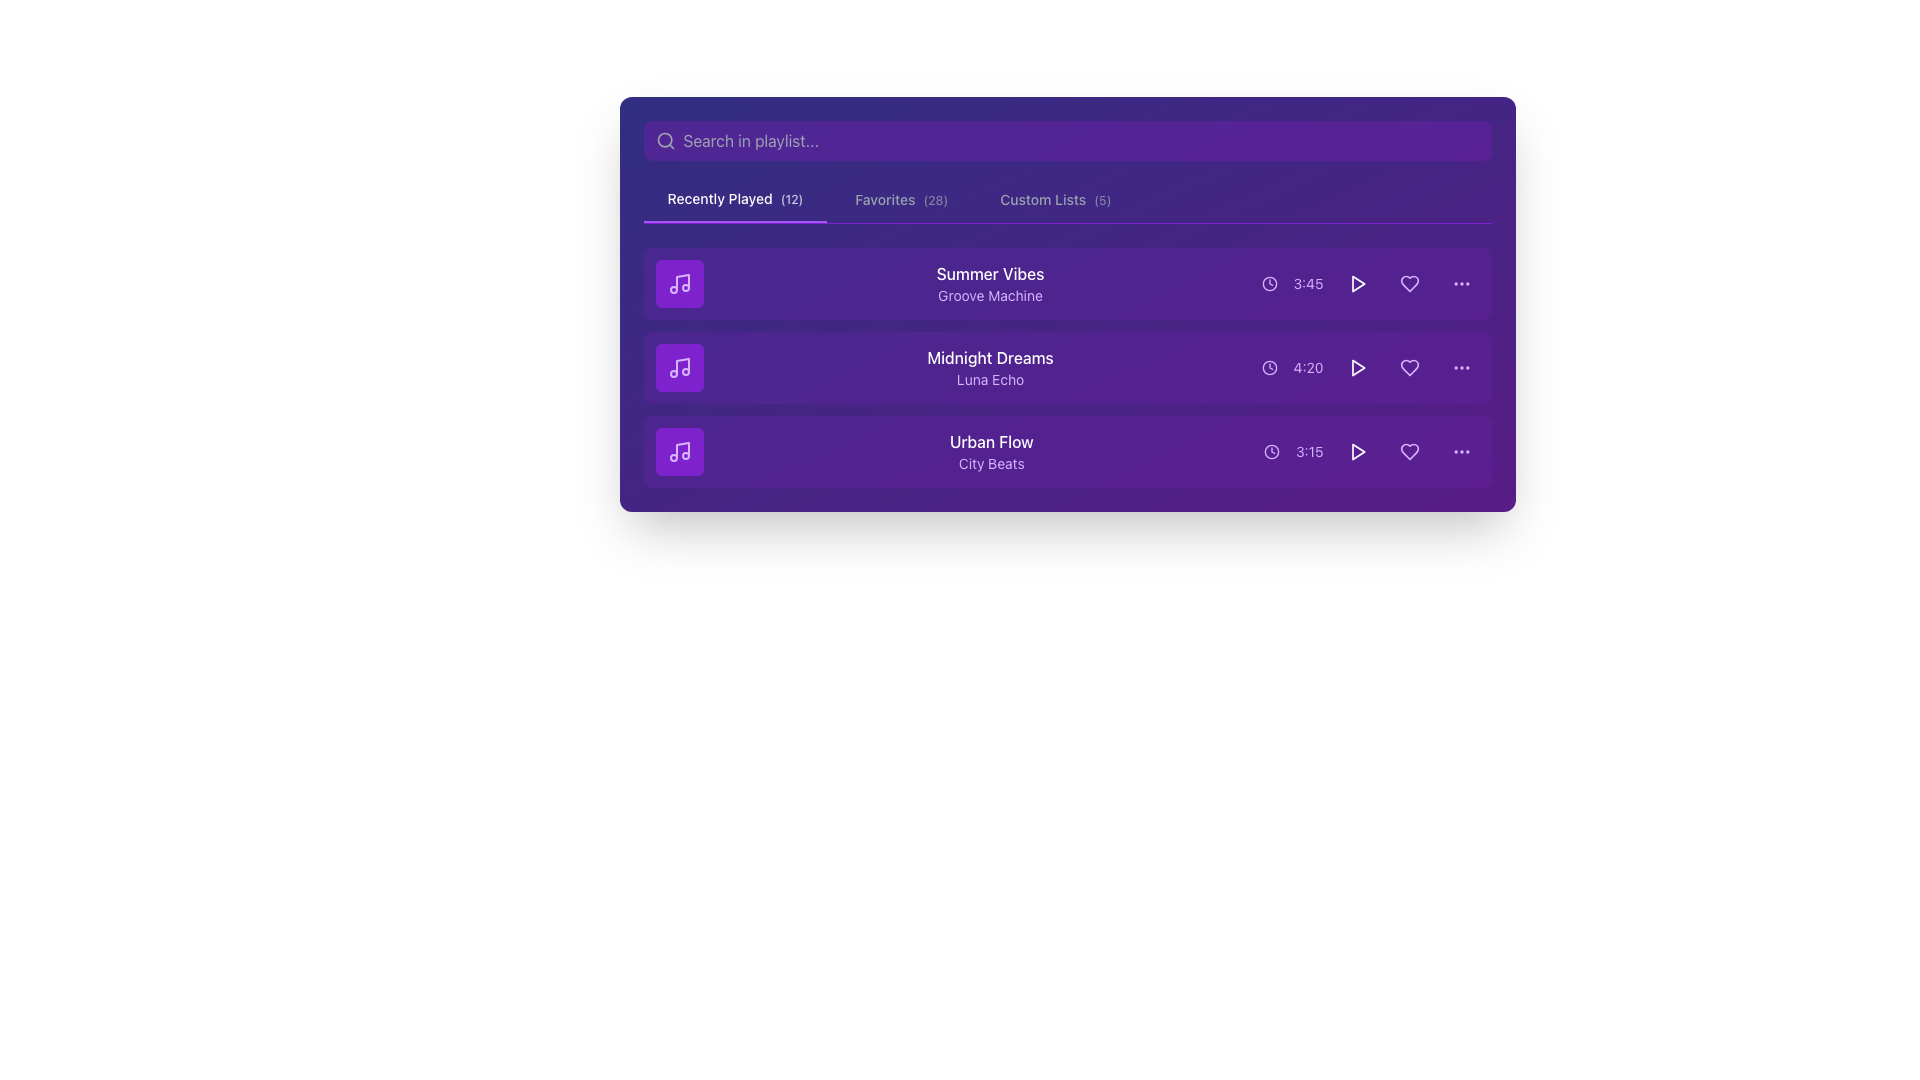 The height and width of the screenshot is (1080, 1920). What do you see at coordinates (1357, 367) in the screenshot?
I see `the triangular play button` at bounding box center [1357, 367].